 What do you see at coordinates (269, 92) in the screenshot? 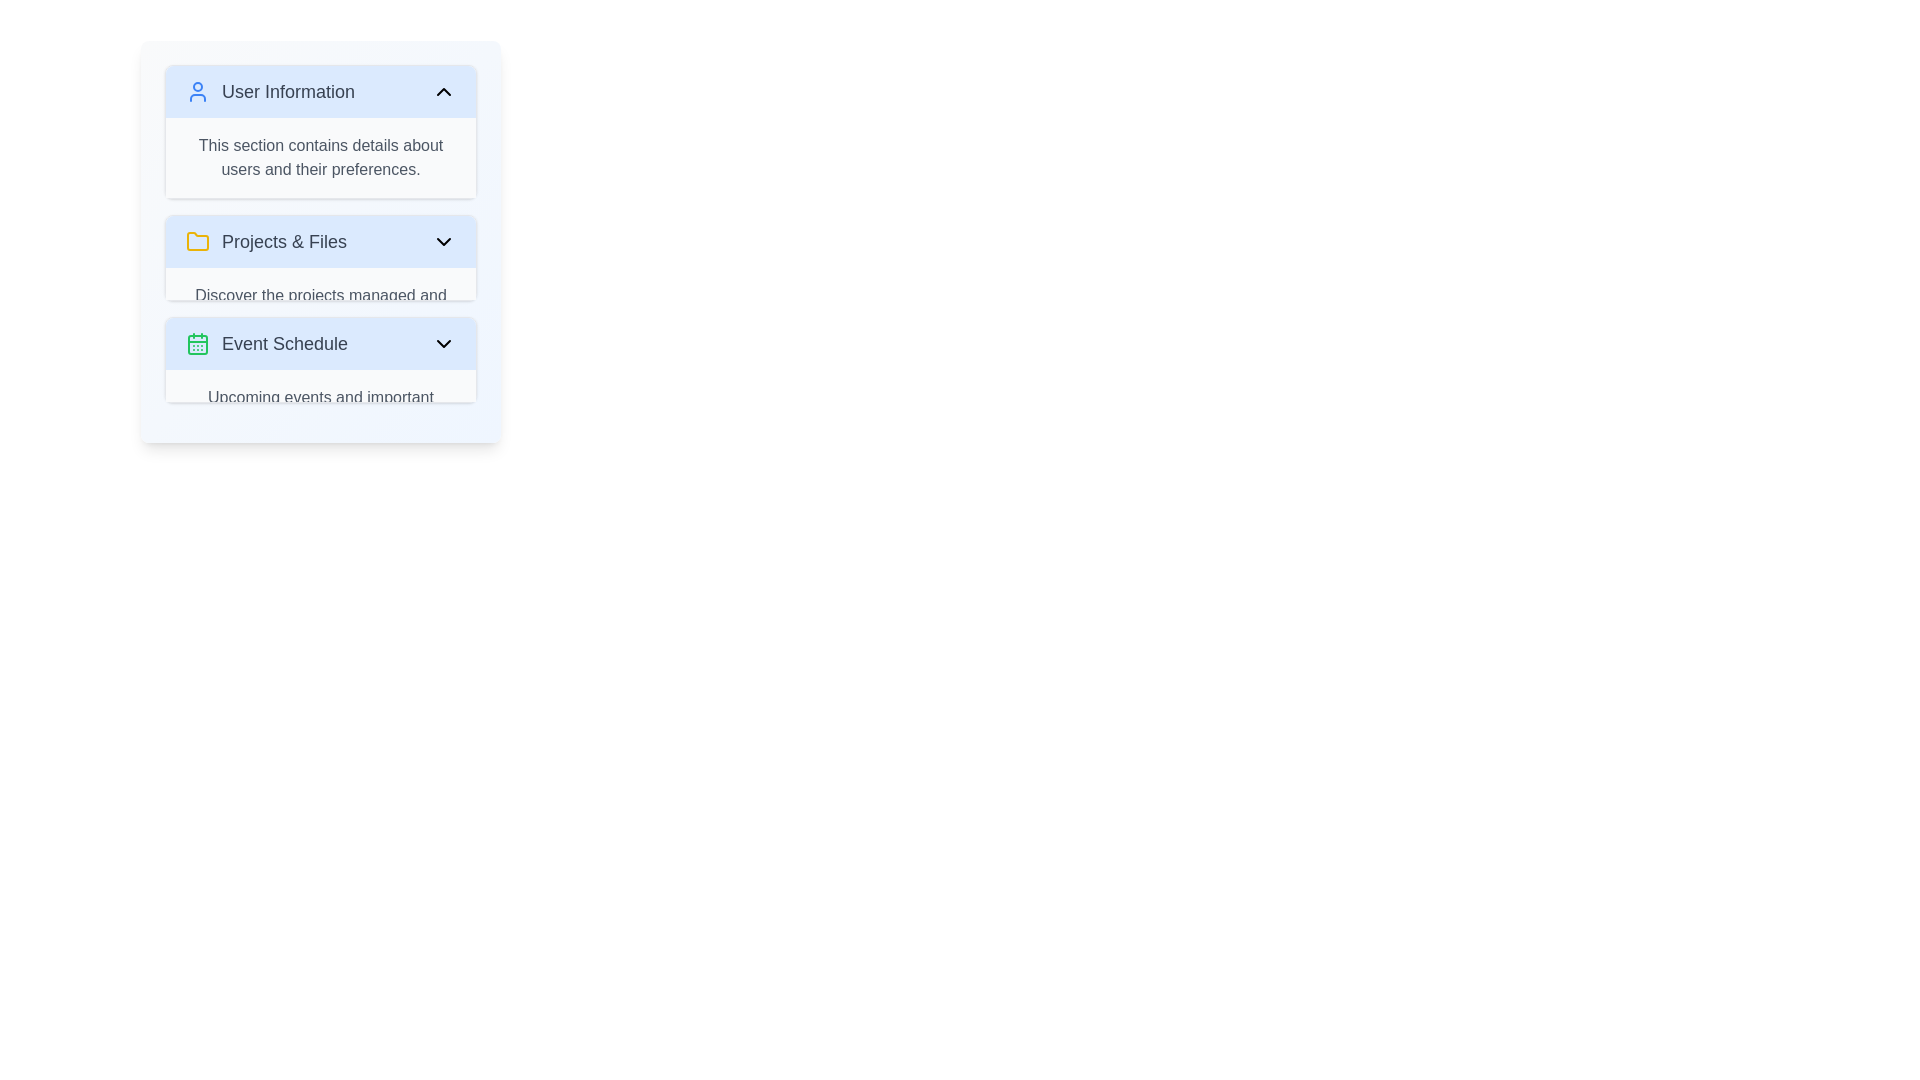
I see `the 'User Information' label which is located to the right of a user icon with a blue outline, styled in gray on a light blue background` at bounding box center [269, 92].